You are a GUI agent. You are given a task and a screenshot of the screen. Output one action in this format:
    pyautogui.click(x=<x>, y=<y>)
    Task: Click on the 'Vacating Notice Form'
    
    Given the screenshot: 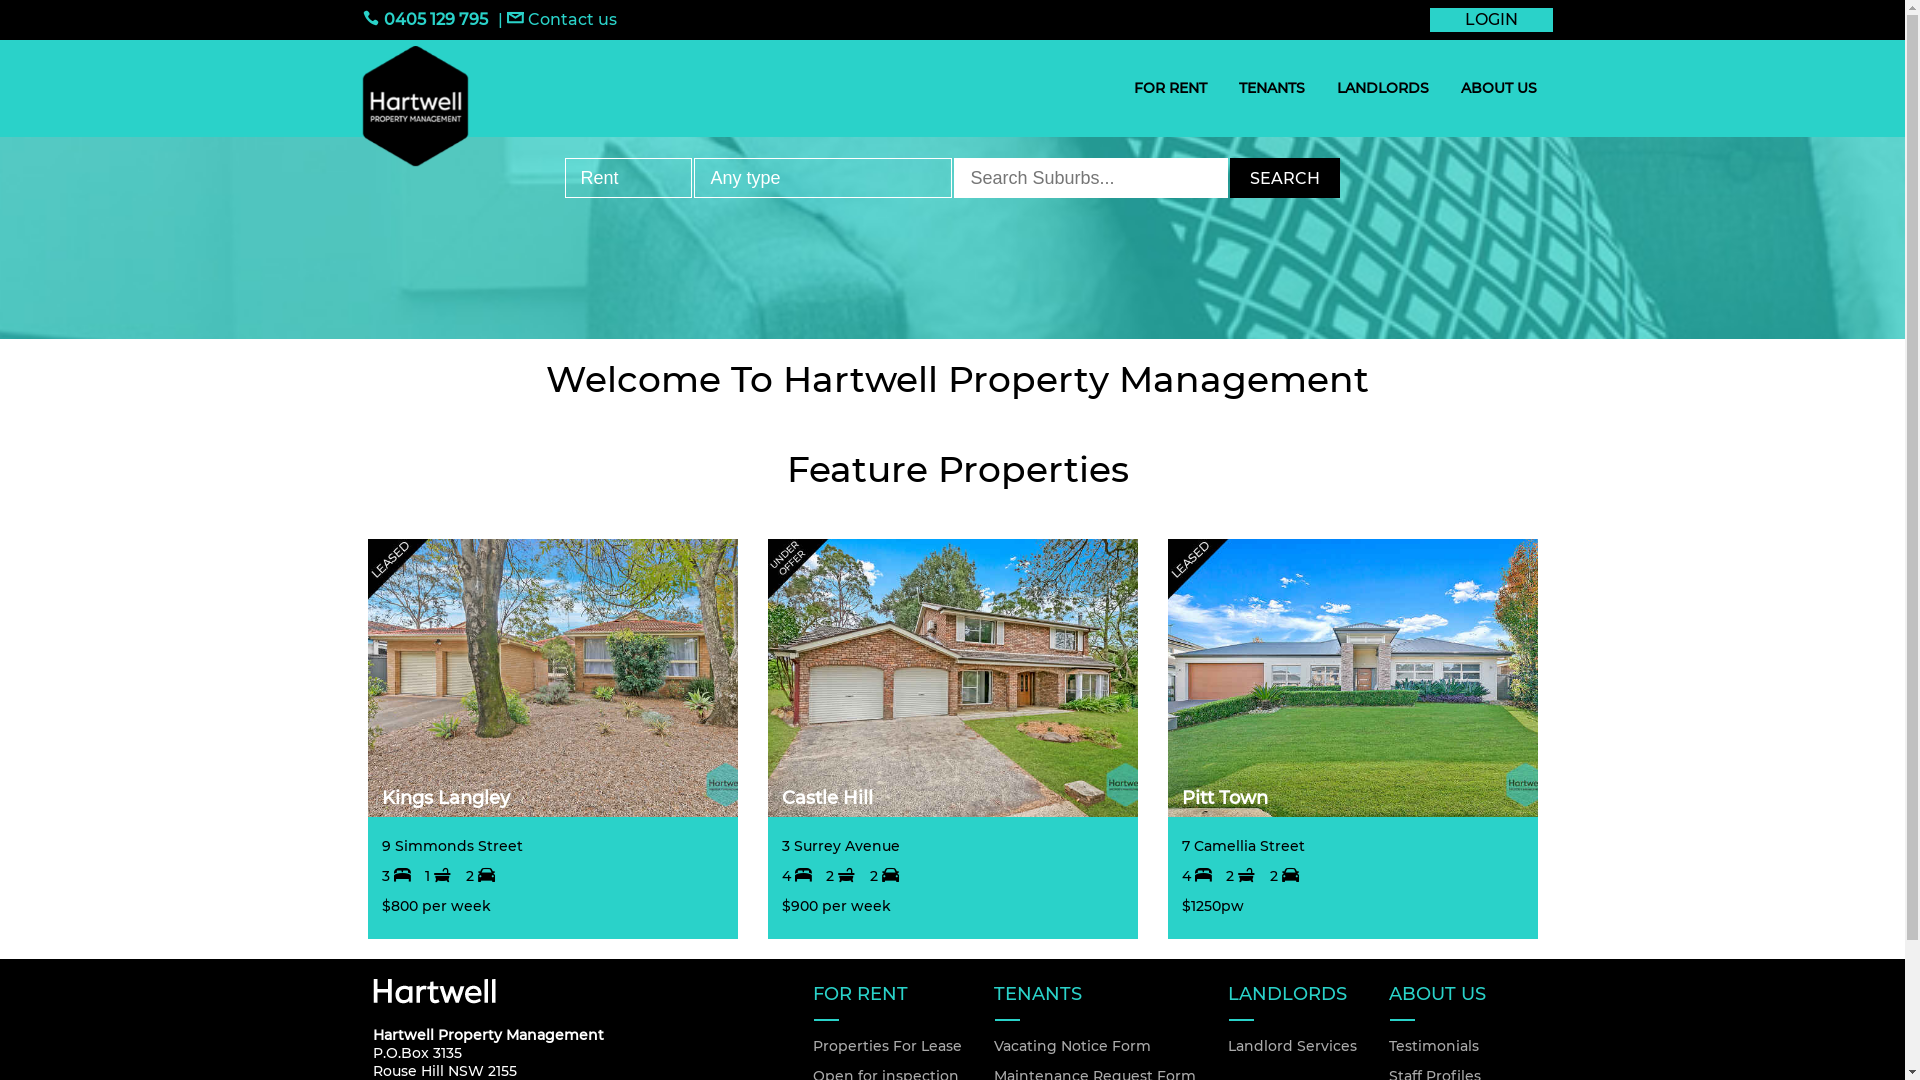 What is the action you would take?
    pyautogui.click(x=1093, y=1044)
    